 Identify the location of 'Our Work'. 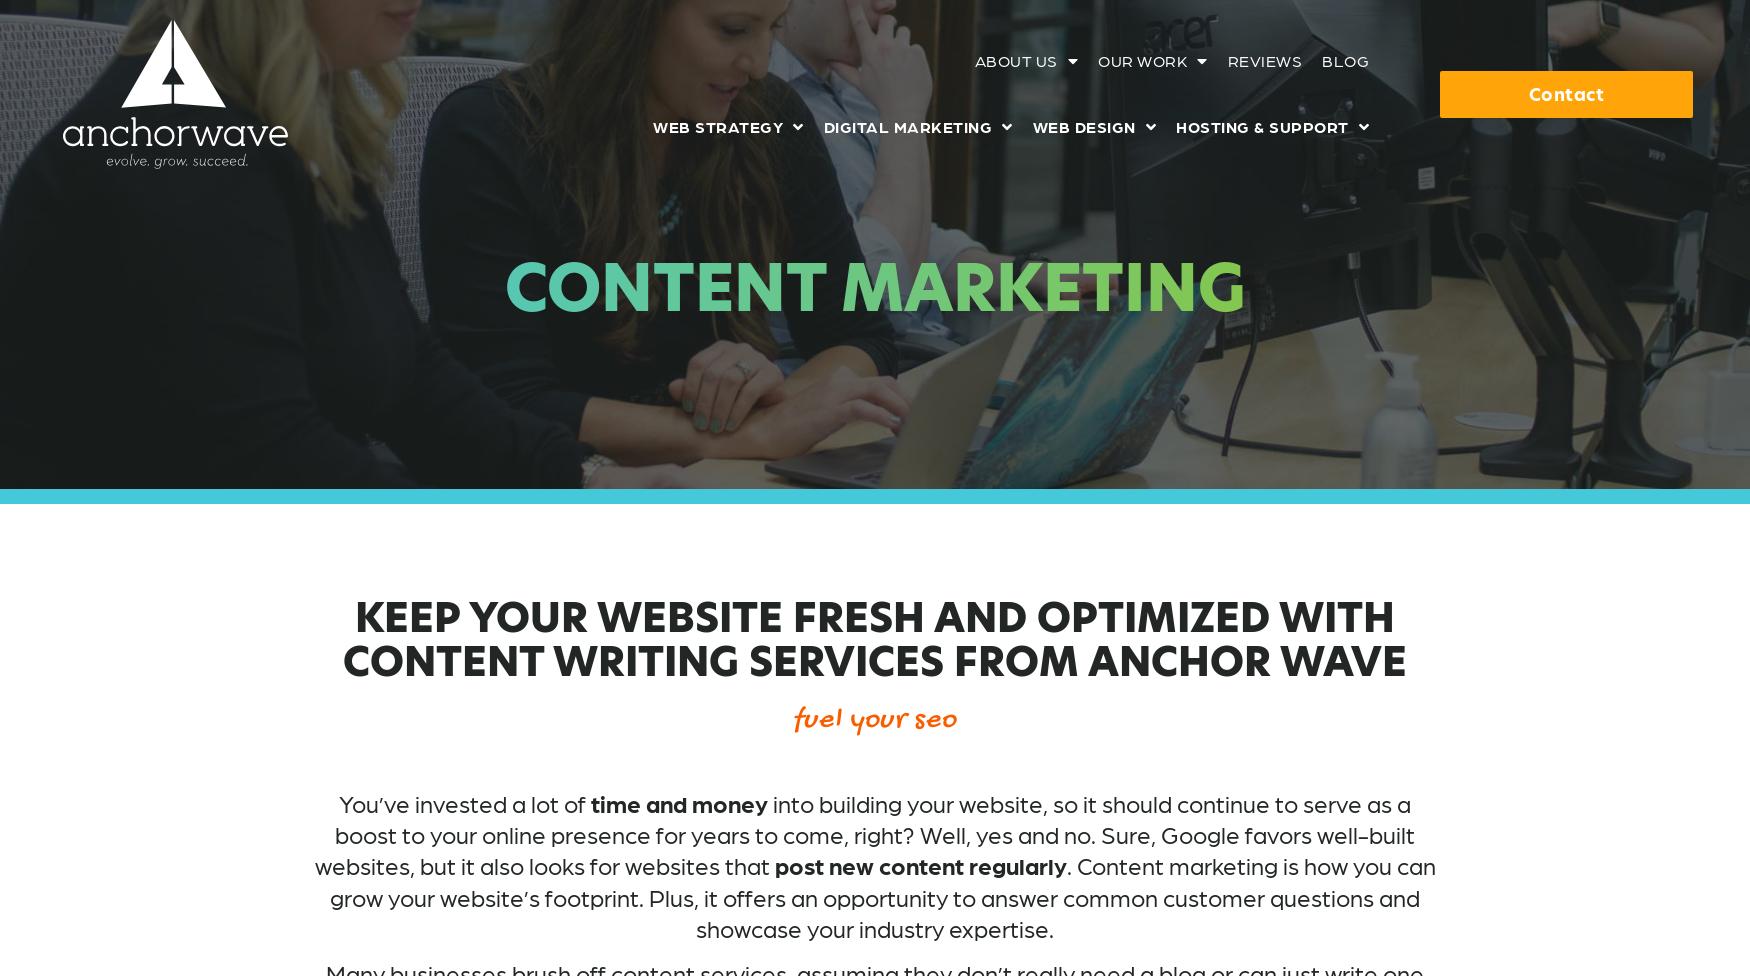
(1141, 60).